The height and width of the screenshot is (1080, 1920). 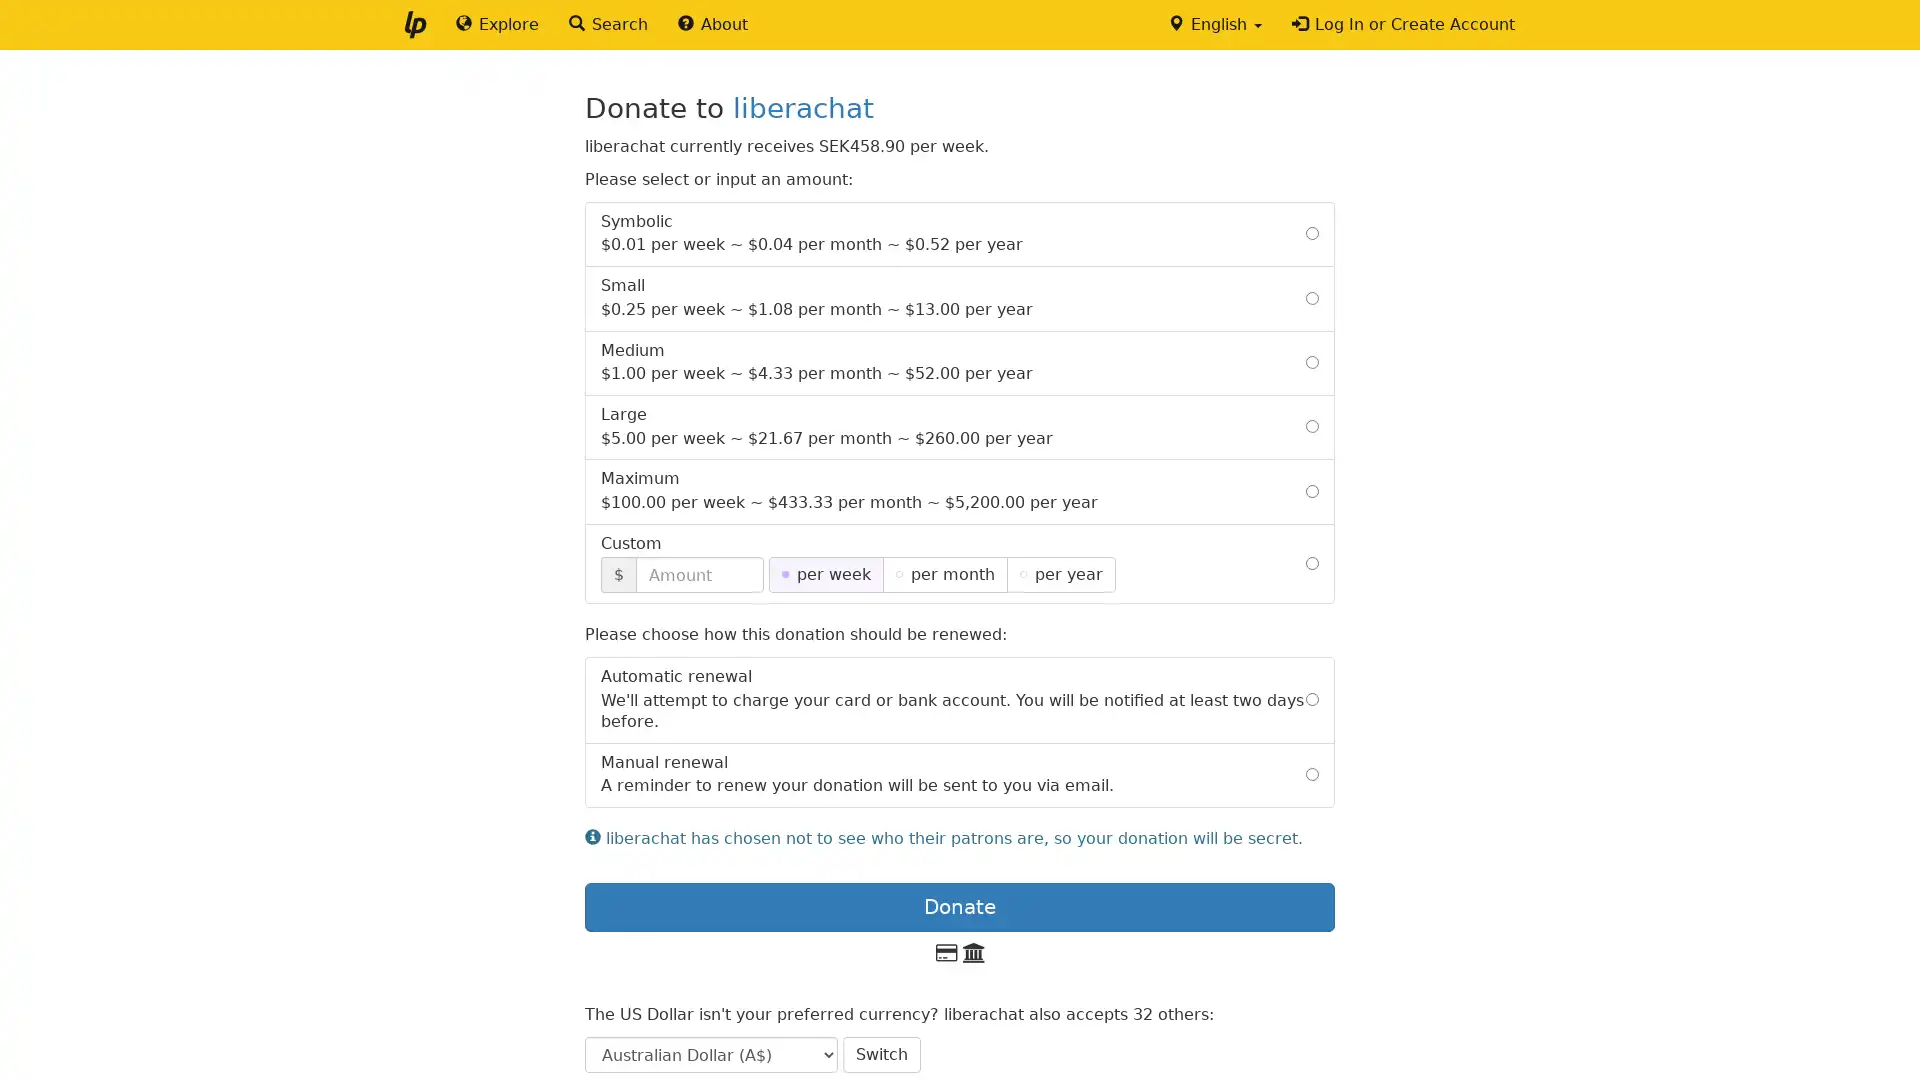 What do you see at coordinates (960, 906) in the screenshot?
I see `Donate` at bounding box center [960, 906].